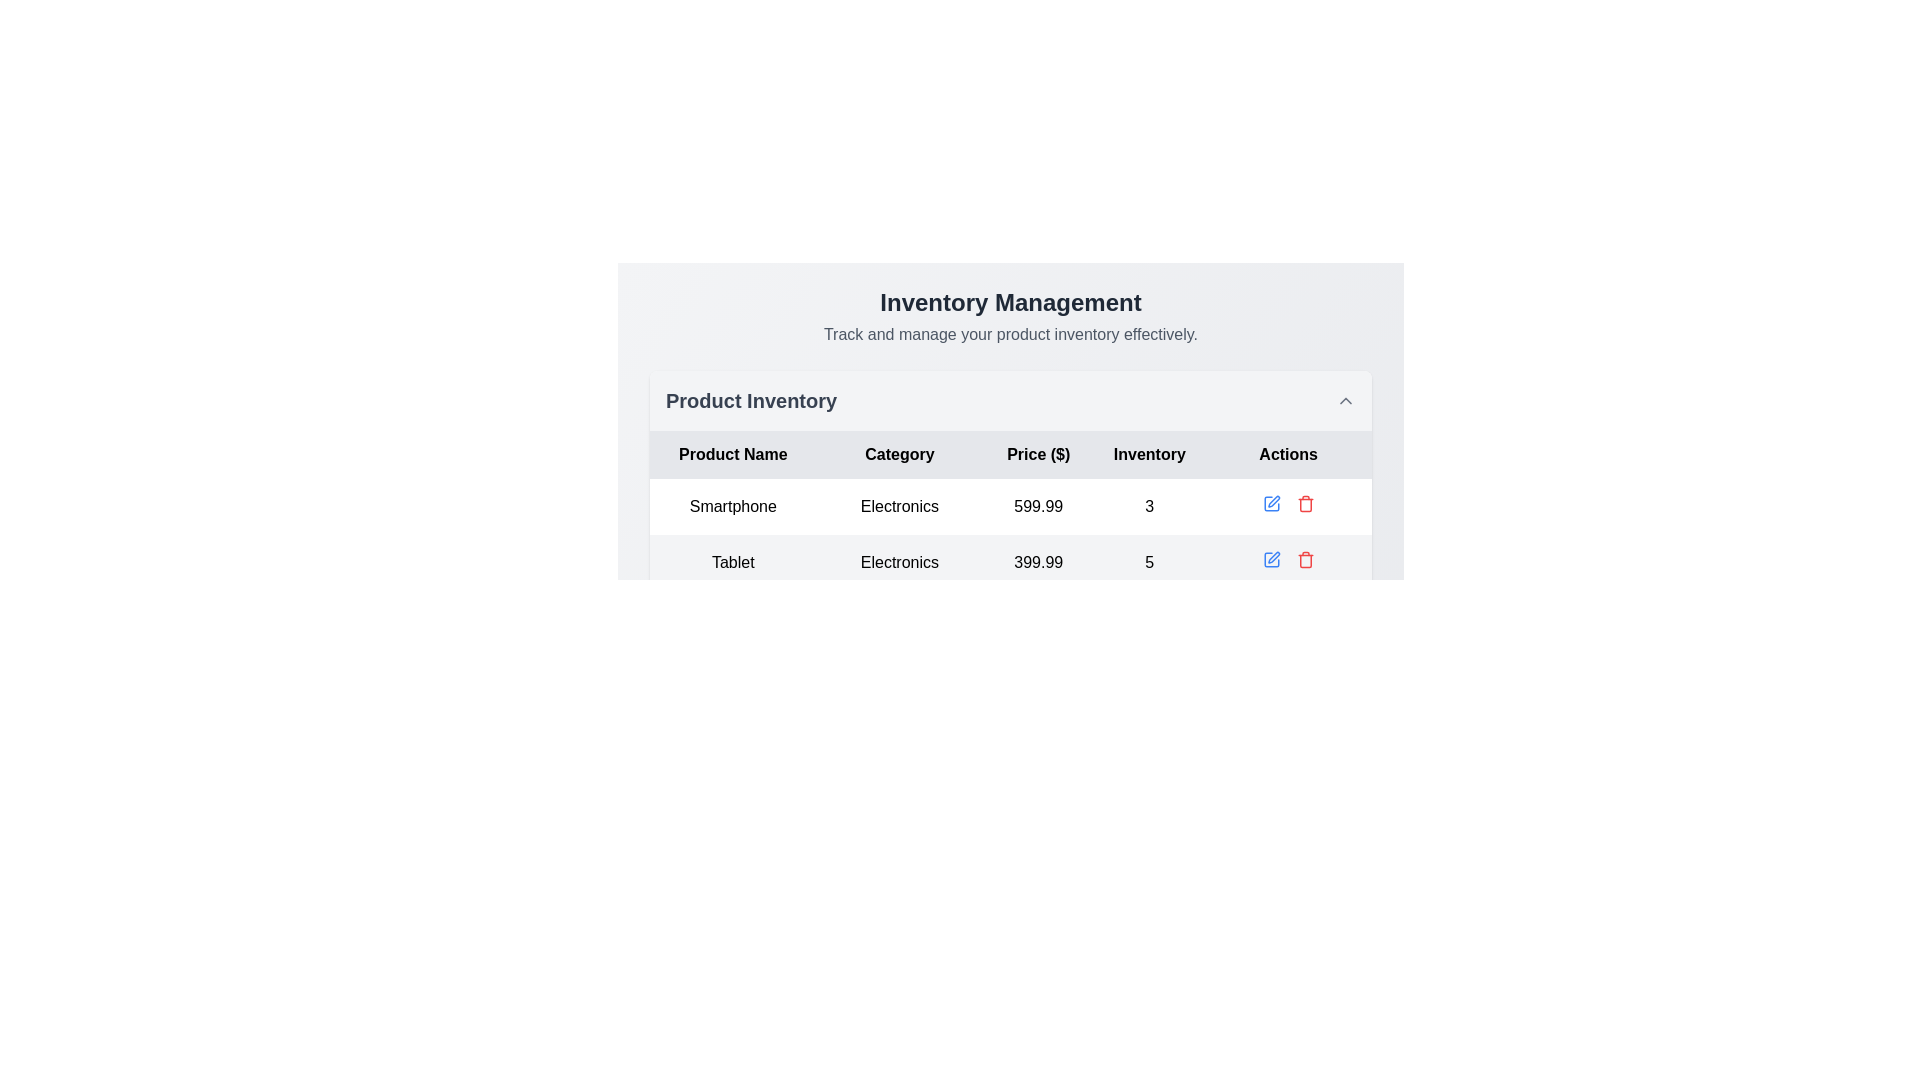  What do you see at coordinates (1011, 303) in the screenshot?
I see `the bold, large-font text header reading 'Inventory Management', which is prominently displayed at the top of the section` at bounding box center [1011, 303].